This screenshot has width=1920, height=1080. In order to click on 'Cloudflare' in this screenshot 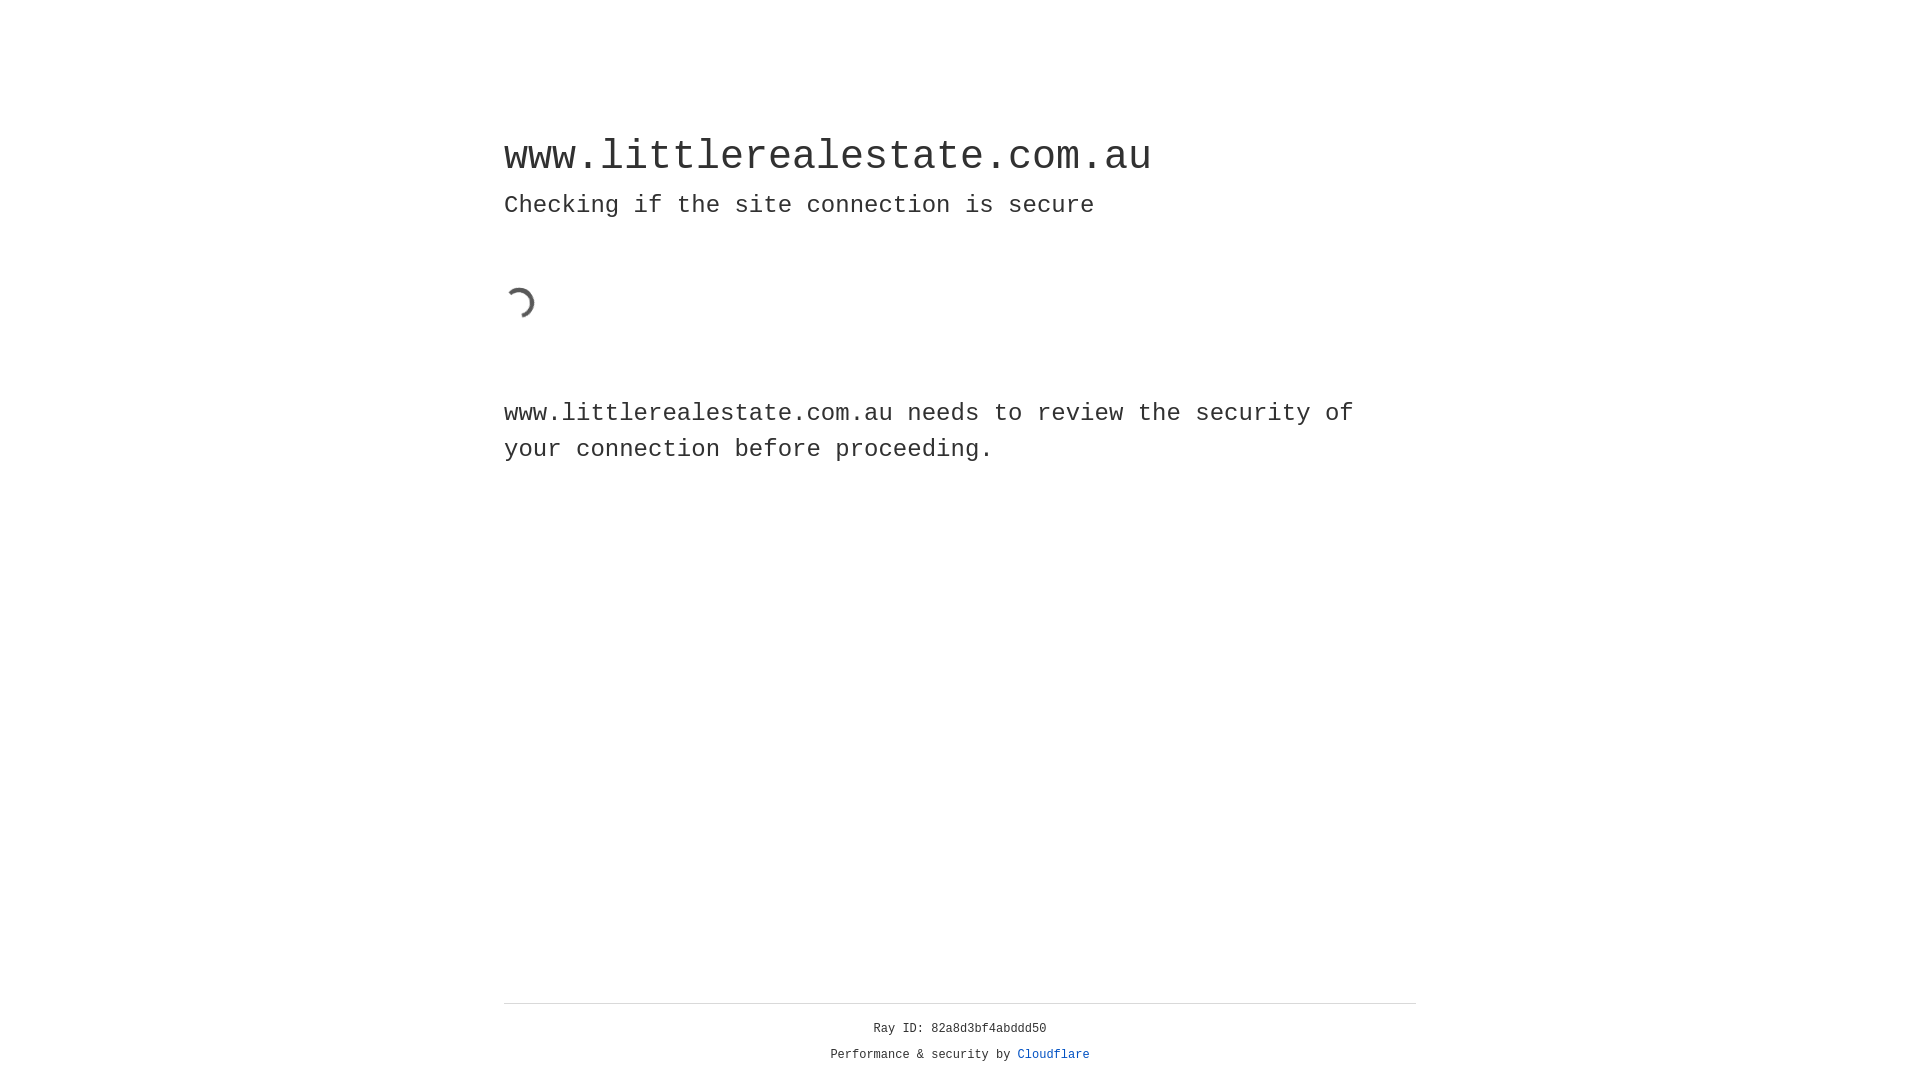, I will do `click(1017, 1054)`.